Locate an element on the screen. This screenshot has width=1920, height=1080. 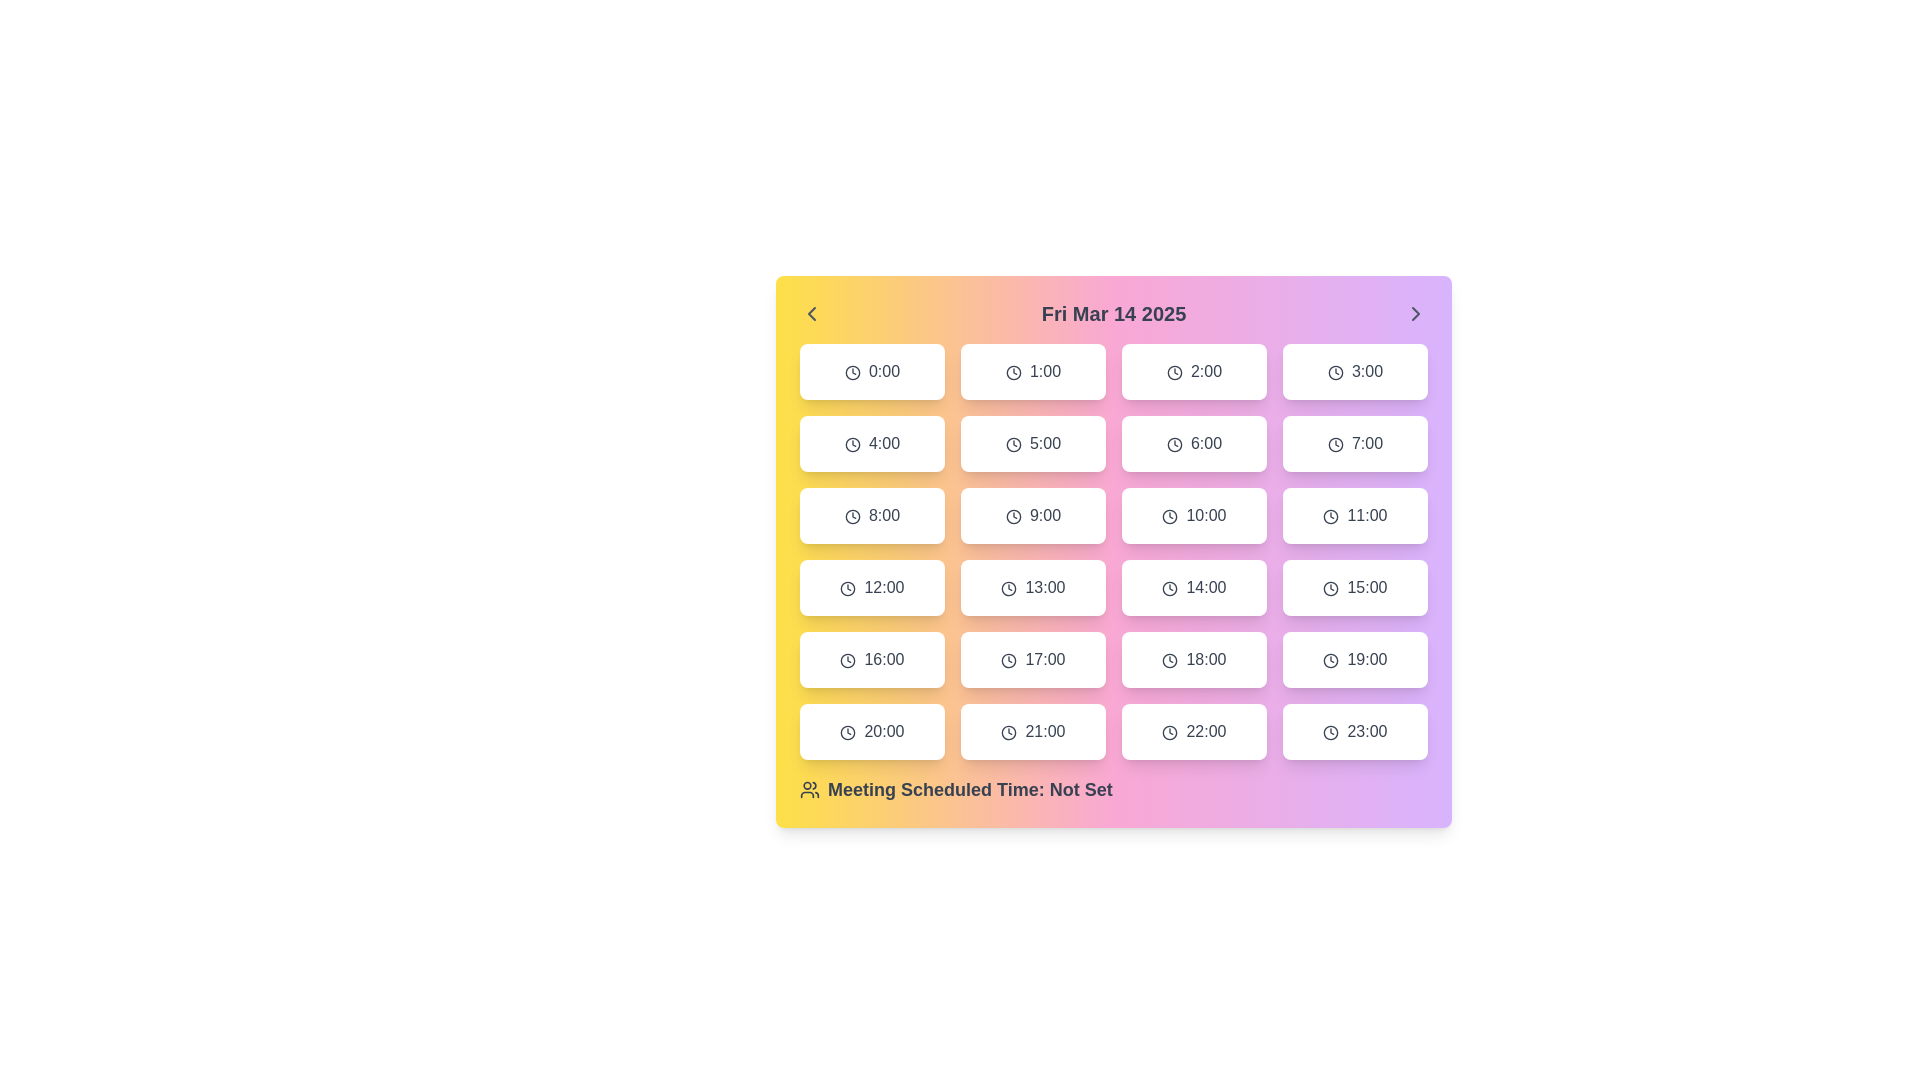
the time slot selector button located in the fifth column and fourth row of the grid is located at coordinates (872, 659).